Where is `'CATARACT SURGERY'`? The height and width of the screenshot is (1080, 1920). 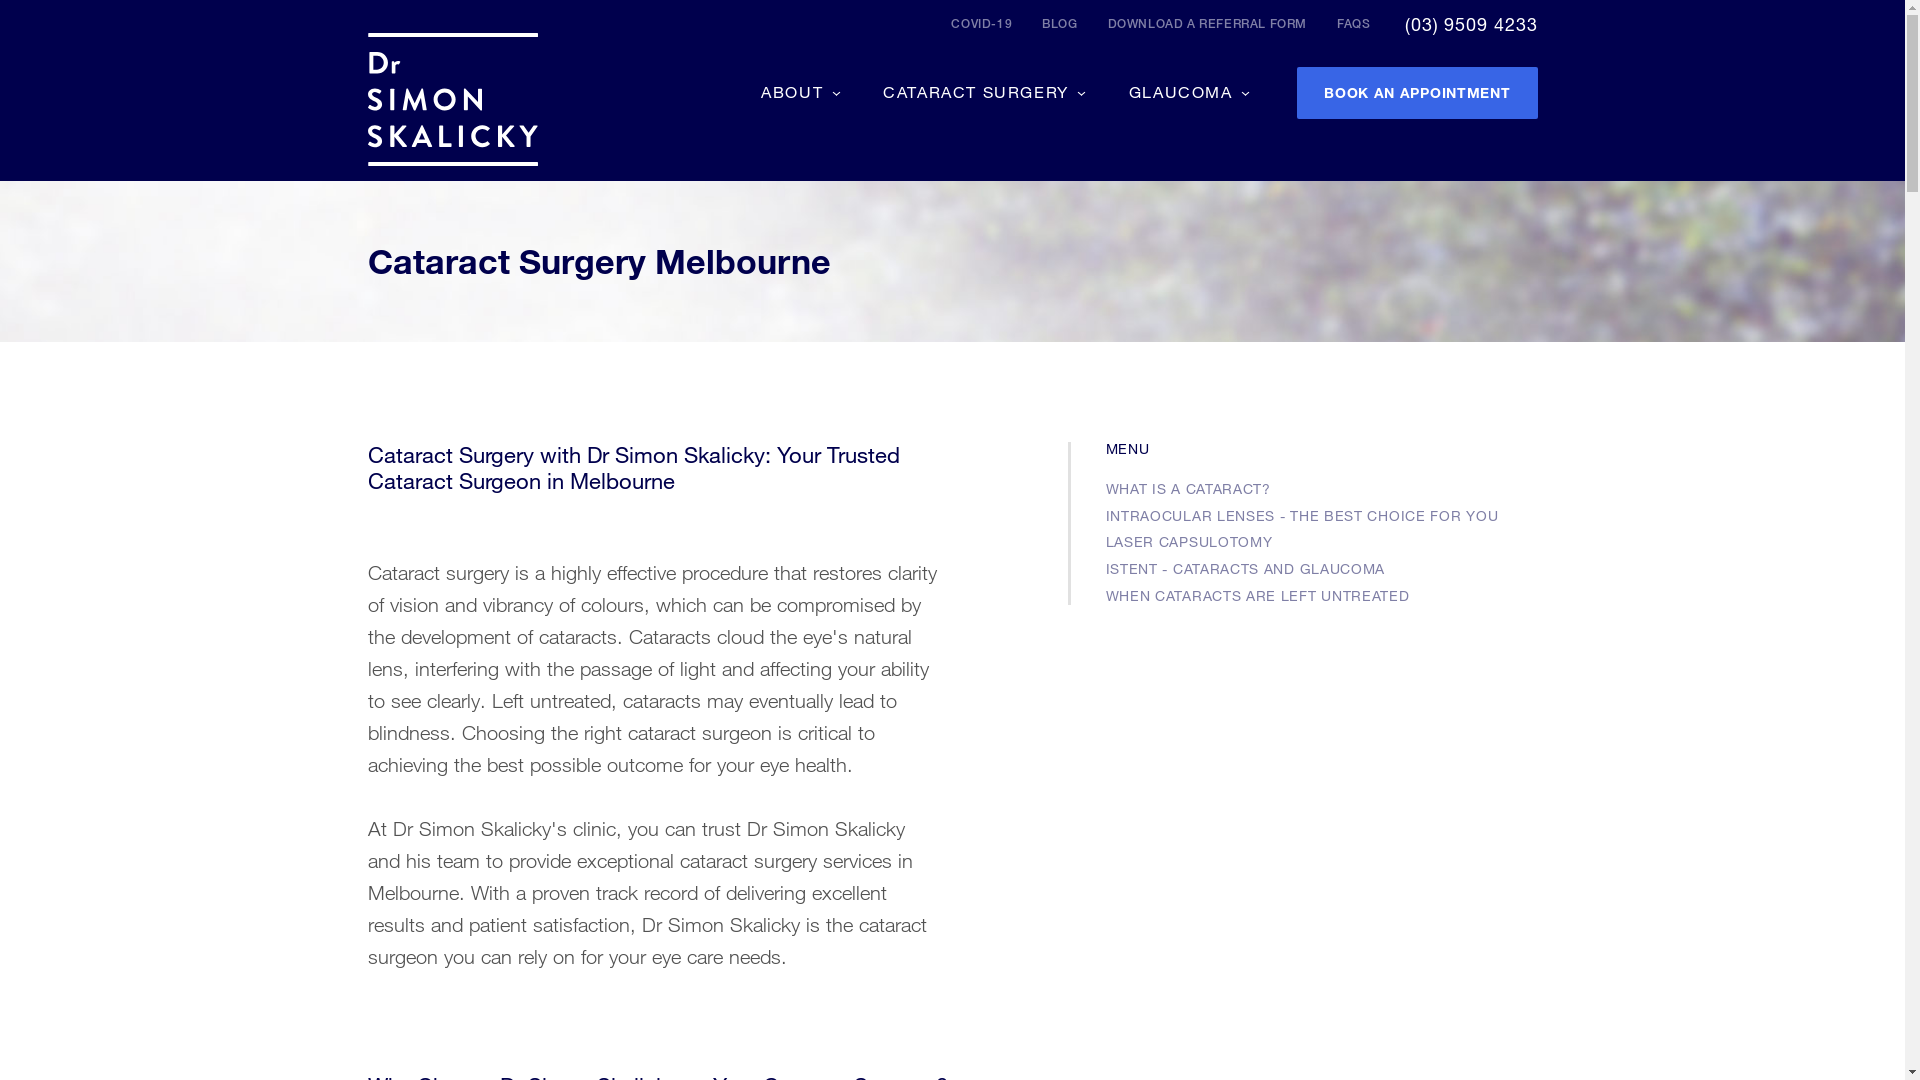 'CATARACT SURGERY' is located at coordinates (983, 91).